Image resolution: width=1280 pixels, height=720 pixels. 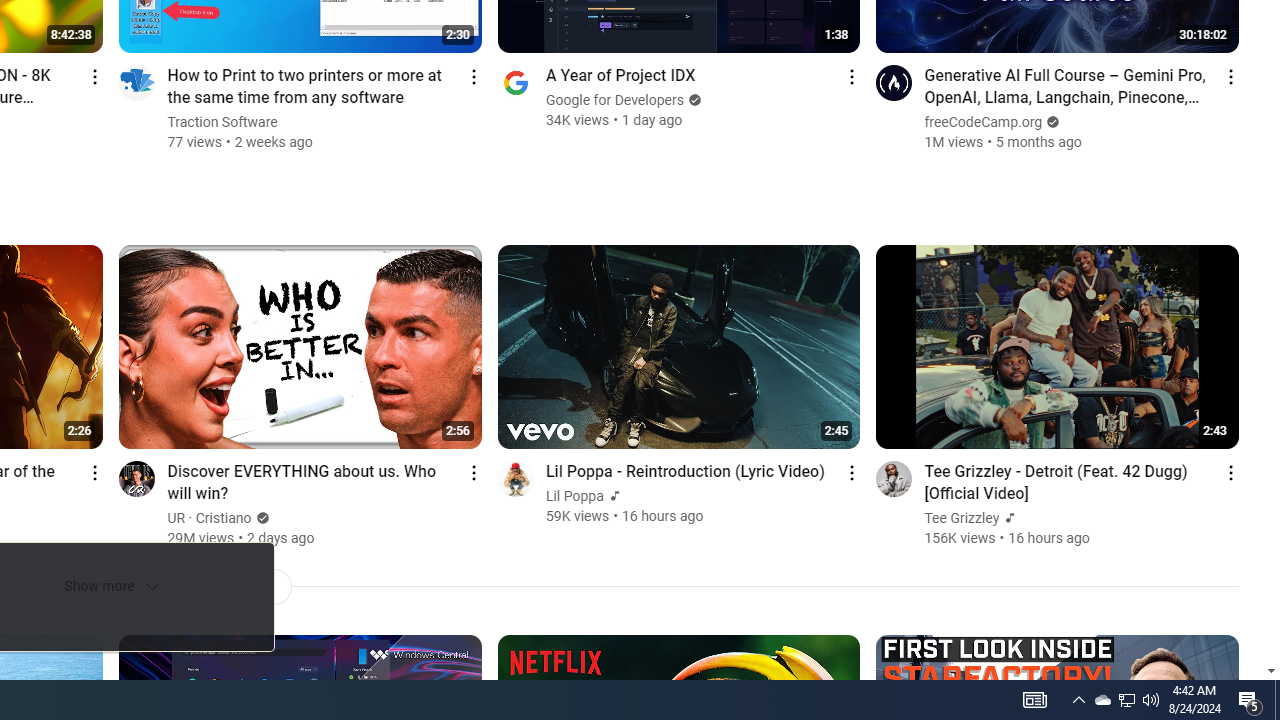 I want to click on 'Tee Grizzley', so click(x=962, y=517).